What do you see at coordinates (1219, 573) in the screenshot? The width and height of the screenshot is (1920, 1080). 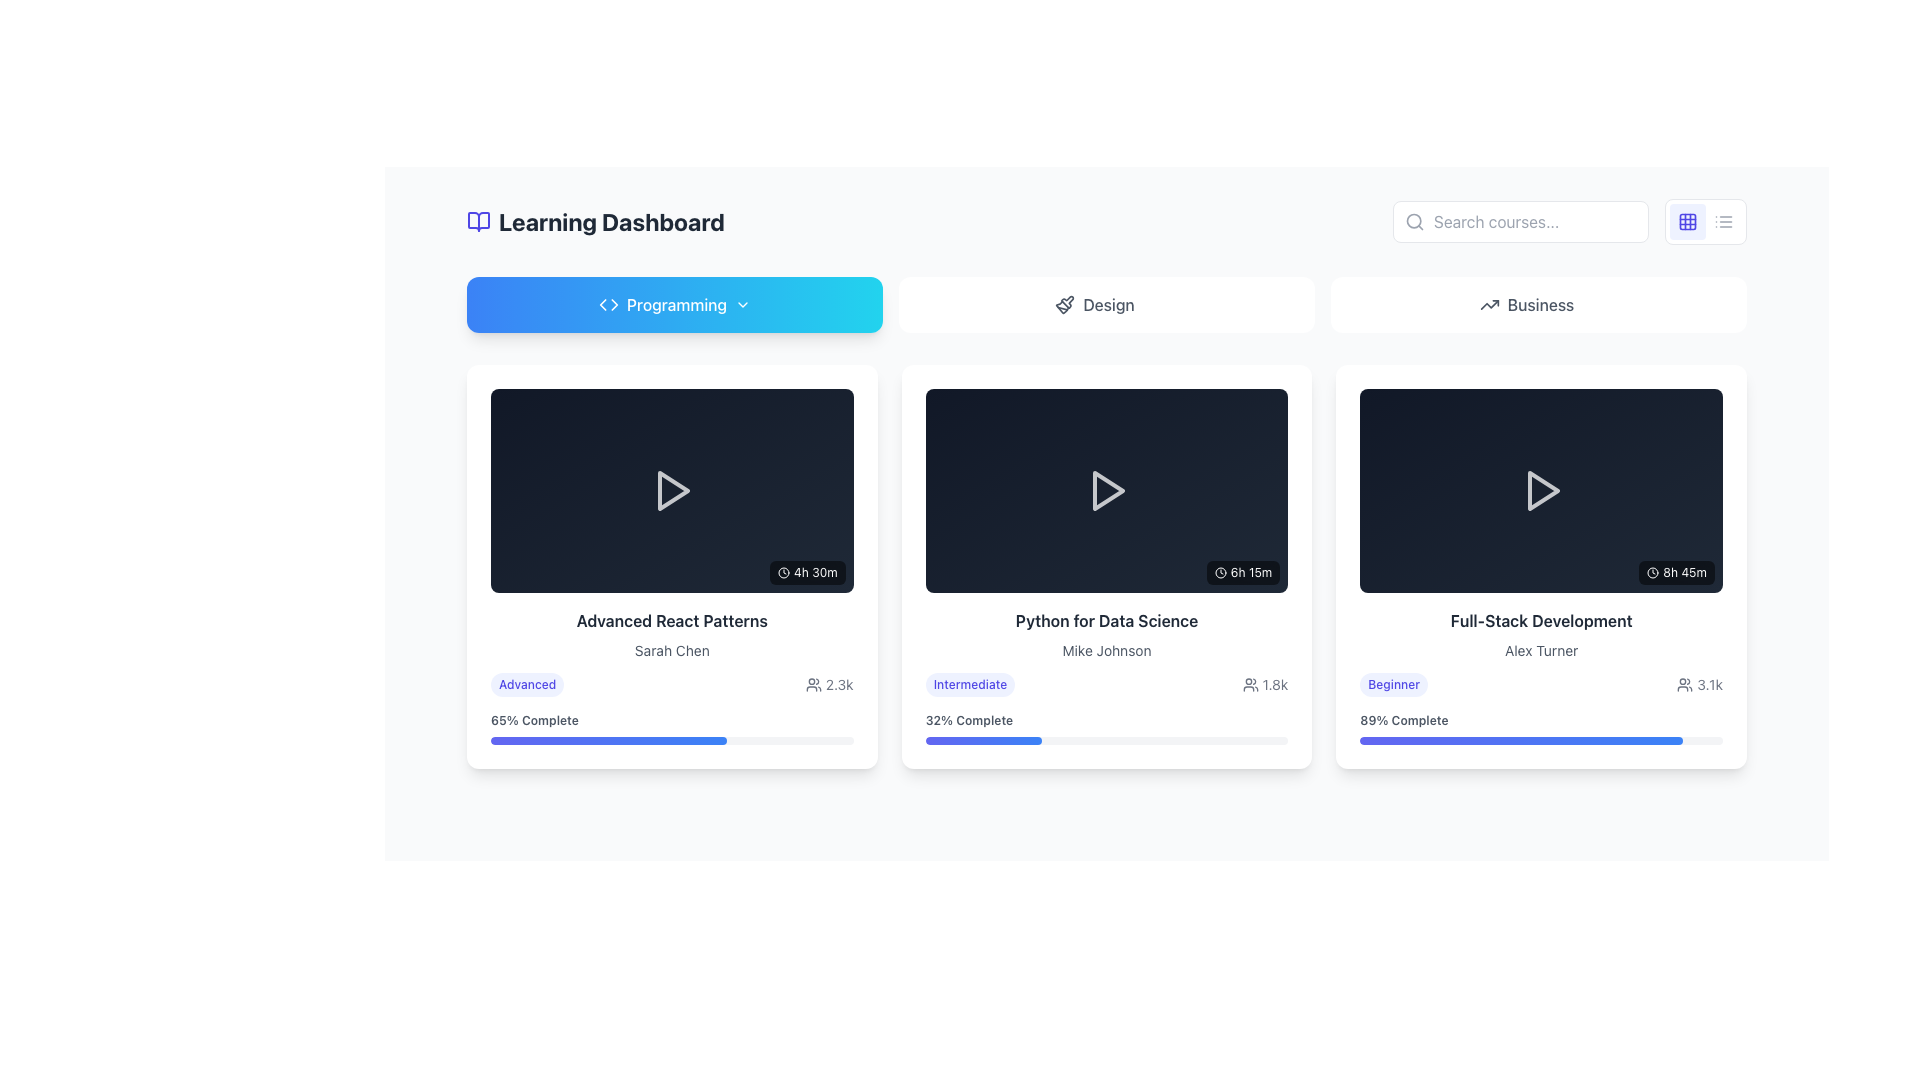 I see `the inner circle of the clock icon located within the 'Python for Data Science' card, under the video thumbnail in the bottom-right area` at bounding box center [1219, 573].